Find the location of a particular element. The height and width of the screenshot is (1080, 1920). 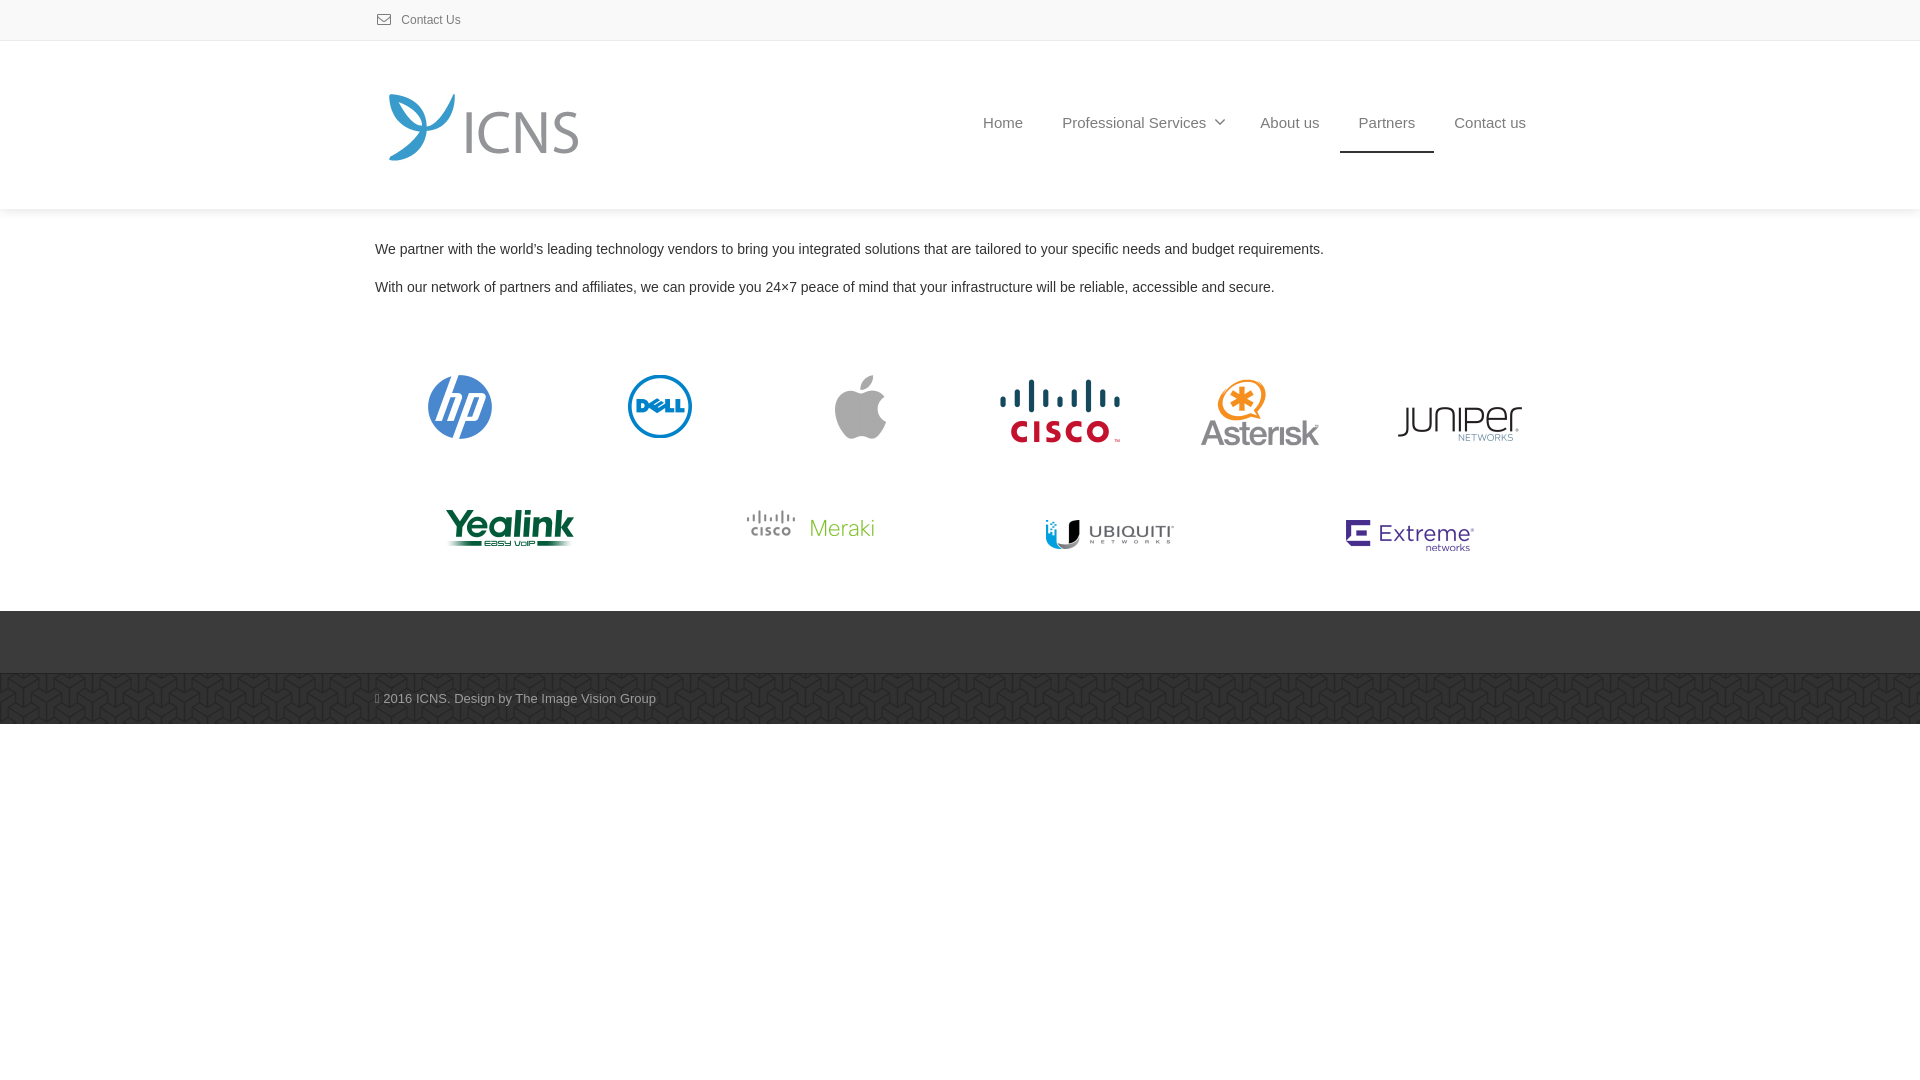

'Professional Services' is located at coordinates (1041, 123).